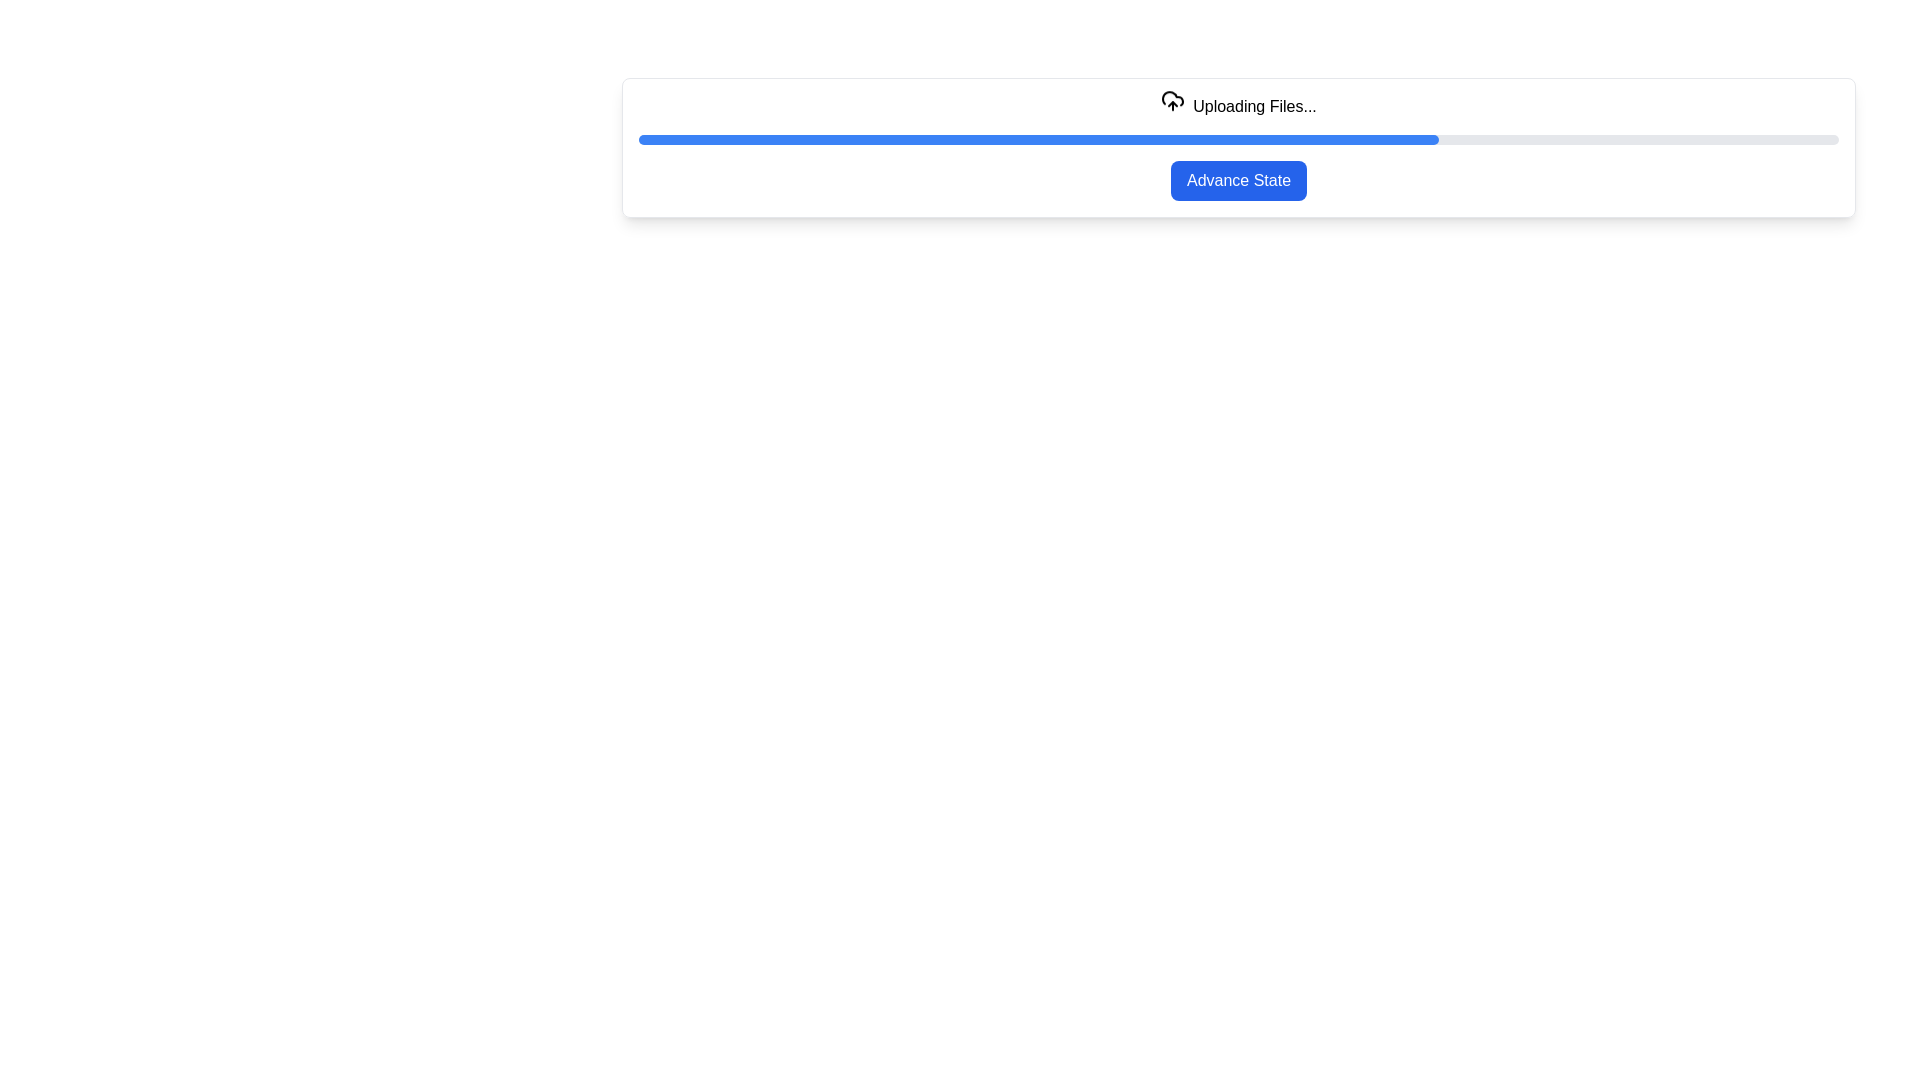 The height and width of the screenshot is (1080, 1920). Describe the element at coordinates (1173, 104) in the screenshot. I see `the cloud upload icon, which is a minimalistic SVG graphic with a bounce animation, located at the top-middle of the interface before the text 'Uploading Files...'` at that location.